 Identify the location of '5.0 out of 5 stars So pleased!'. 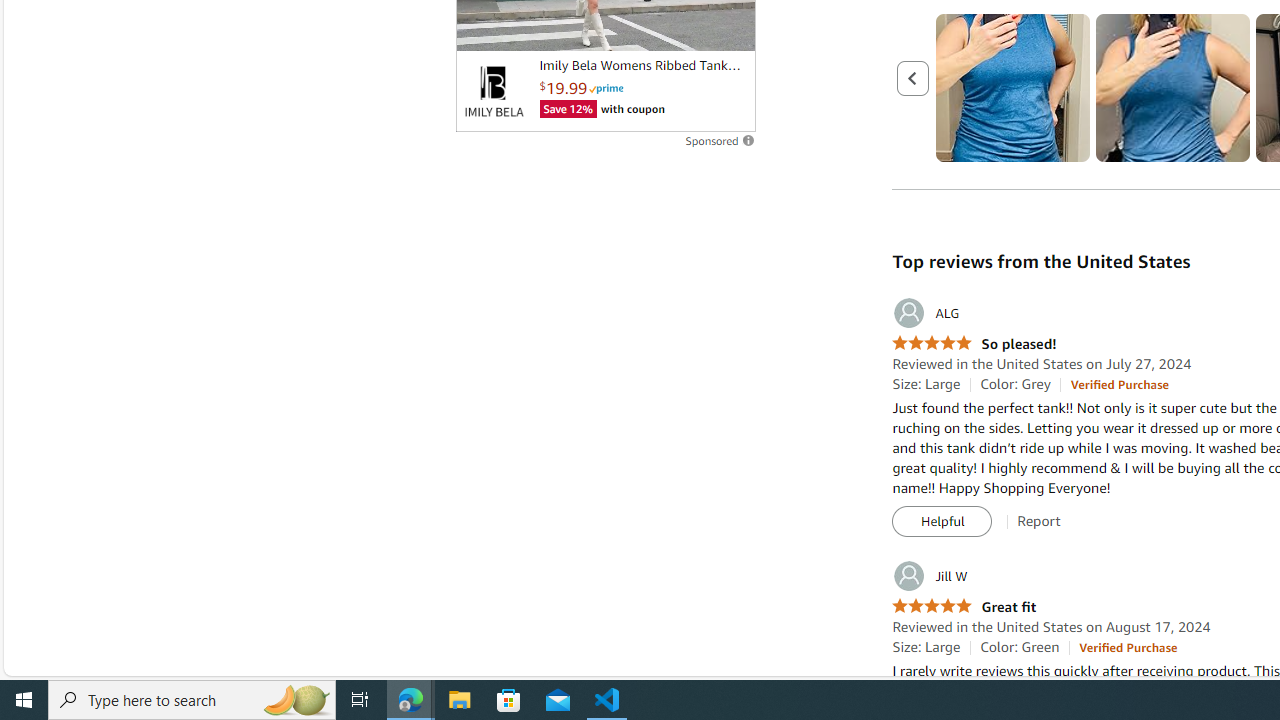
(974, 343).